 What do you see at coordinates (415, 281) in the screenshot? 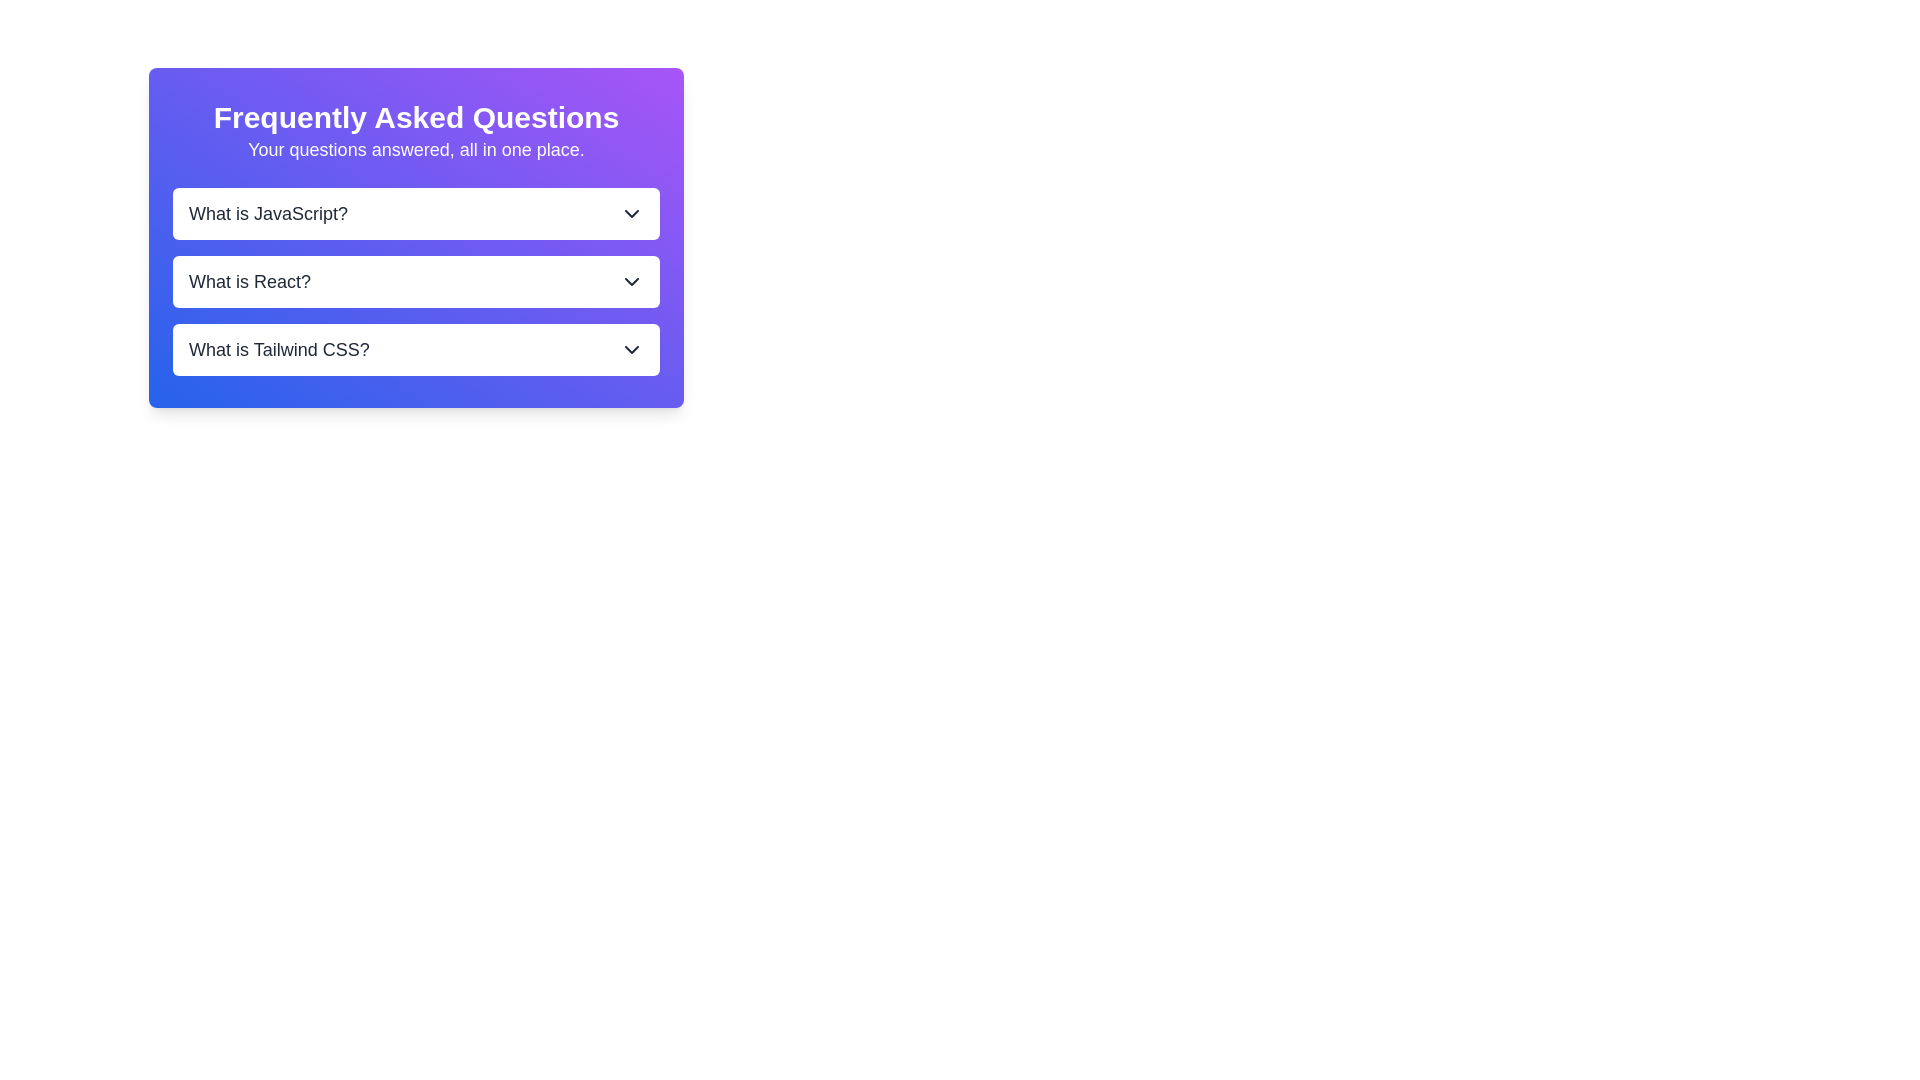
I see `the Collapsible Section Header located in the 'Frequently Asked Questions' card` at bounding box center [415, 281].